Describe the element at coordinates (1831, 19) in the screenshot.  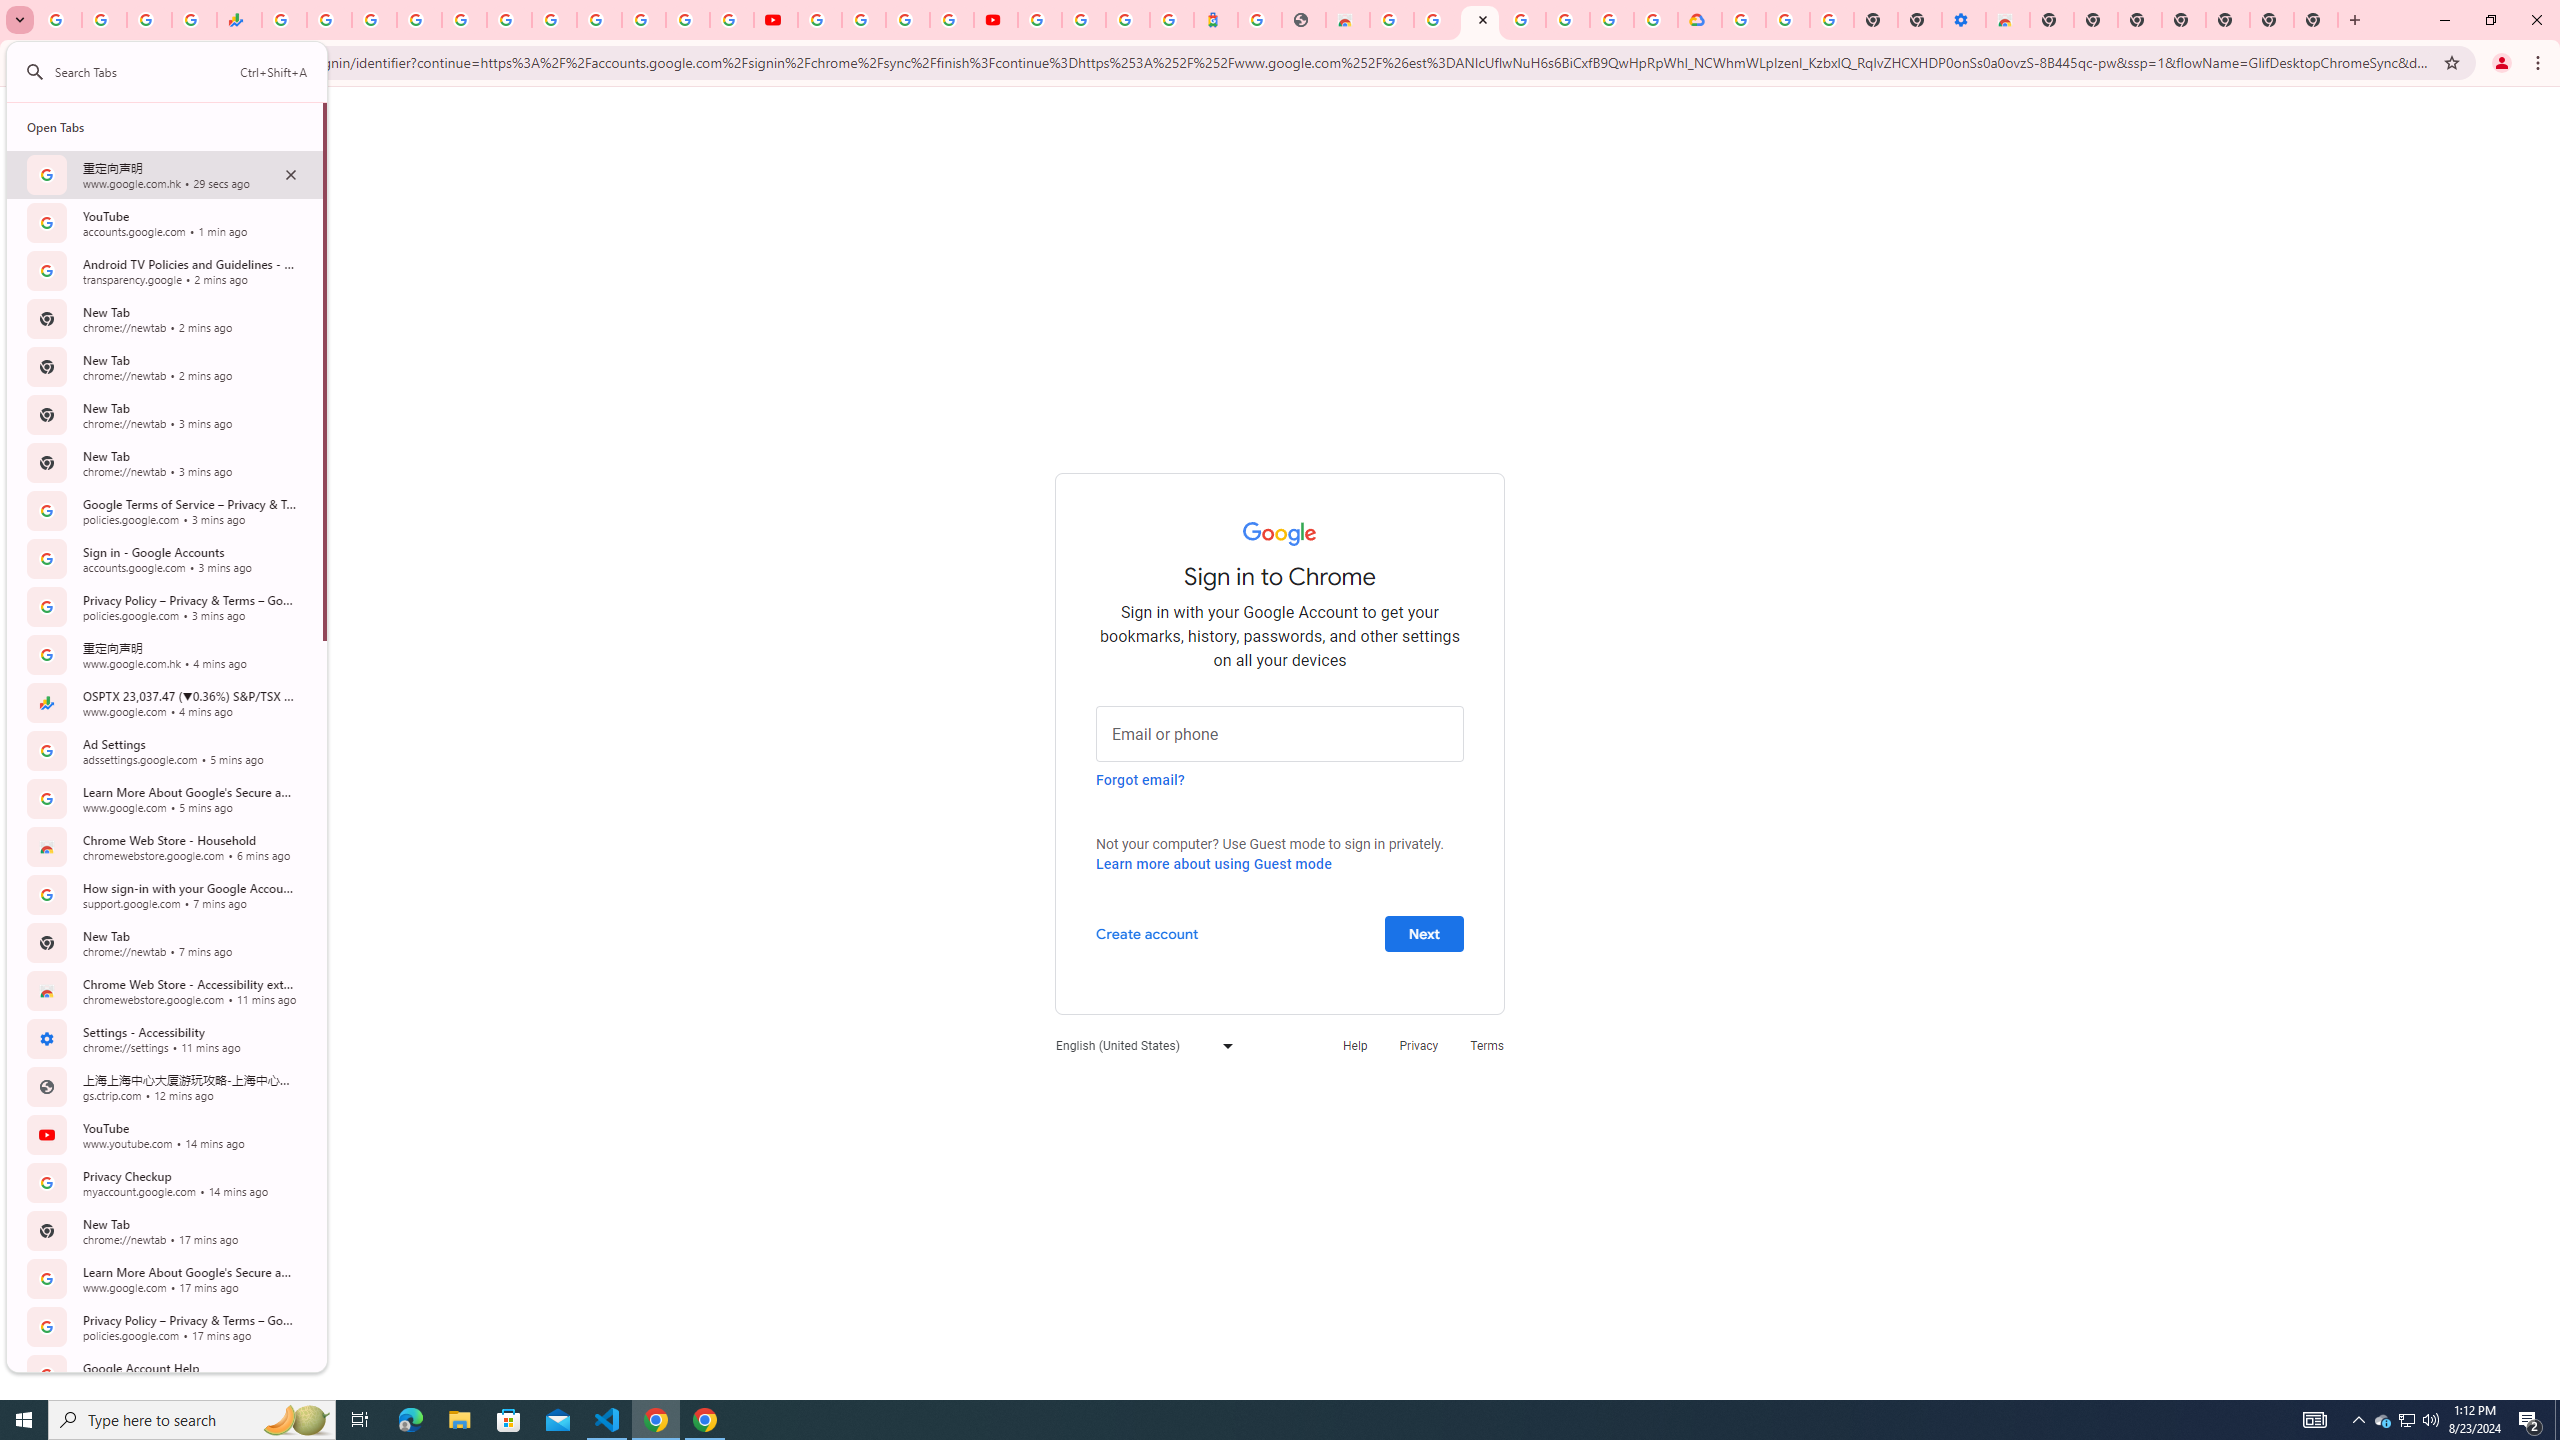
I see `'Turn cookies on or off - Computer - Google Account Help'` at that location.